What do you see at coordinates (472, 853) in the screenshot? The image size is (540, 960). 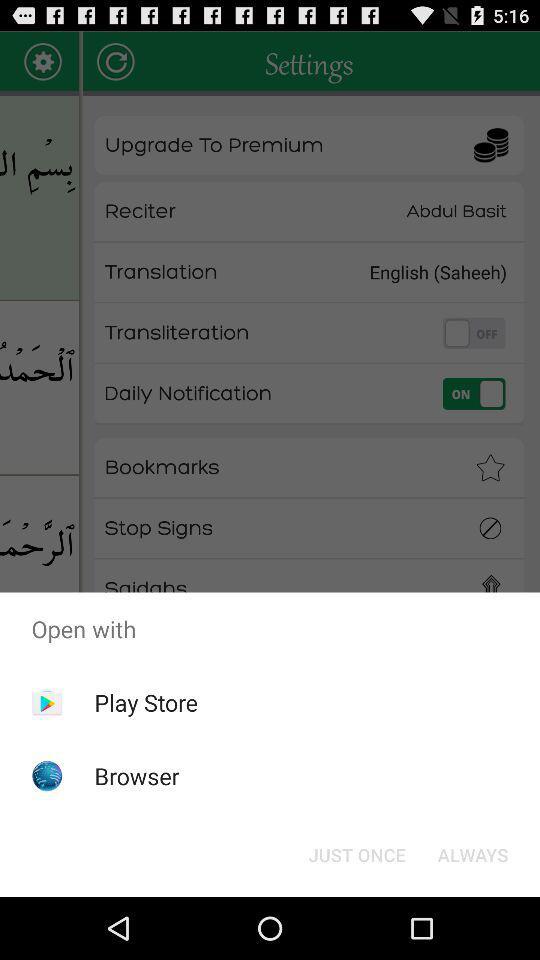 I see `always icon` at bounding box center [472, 853].